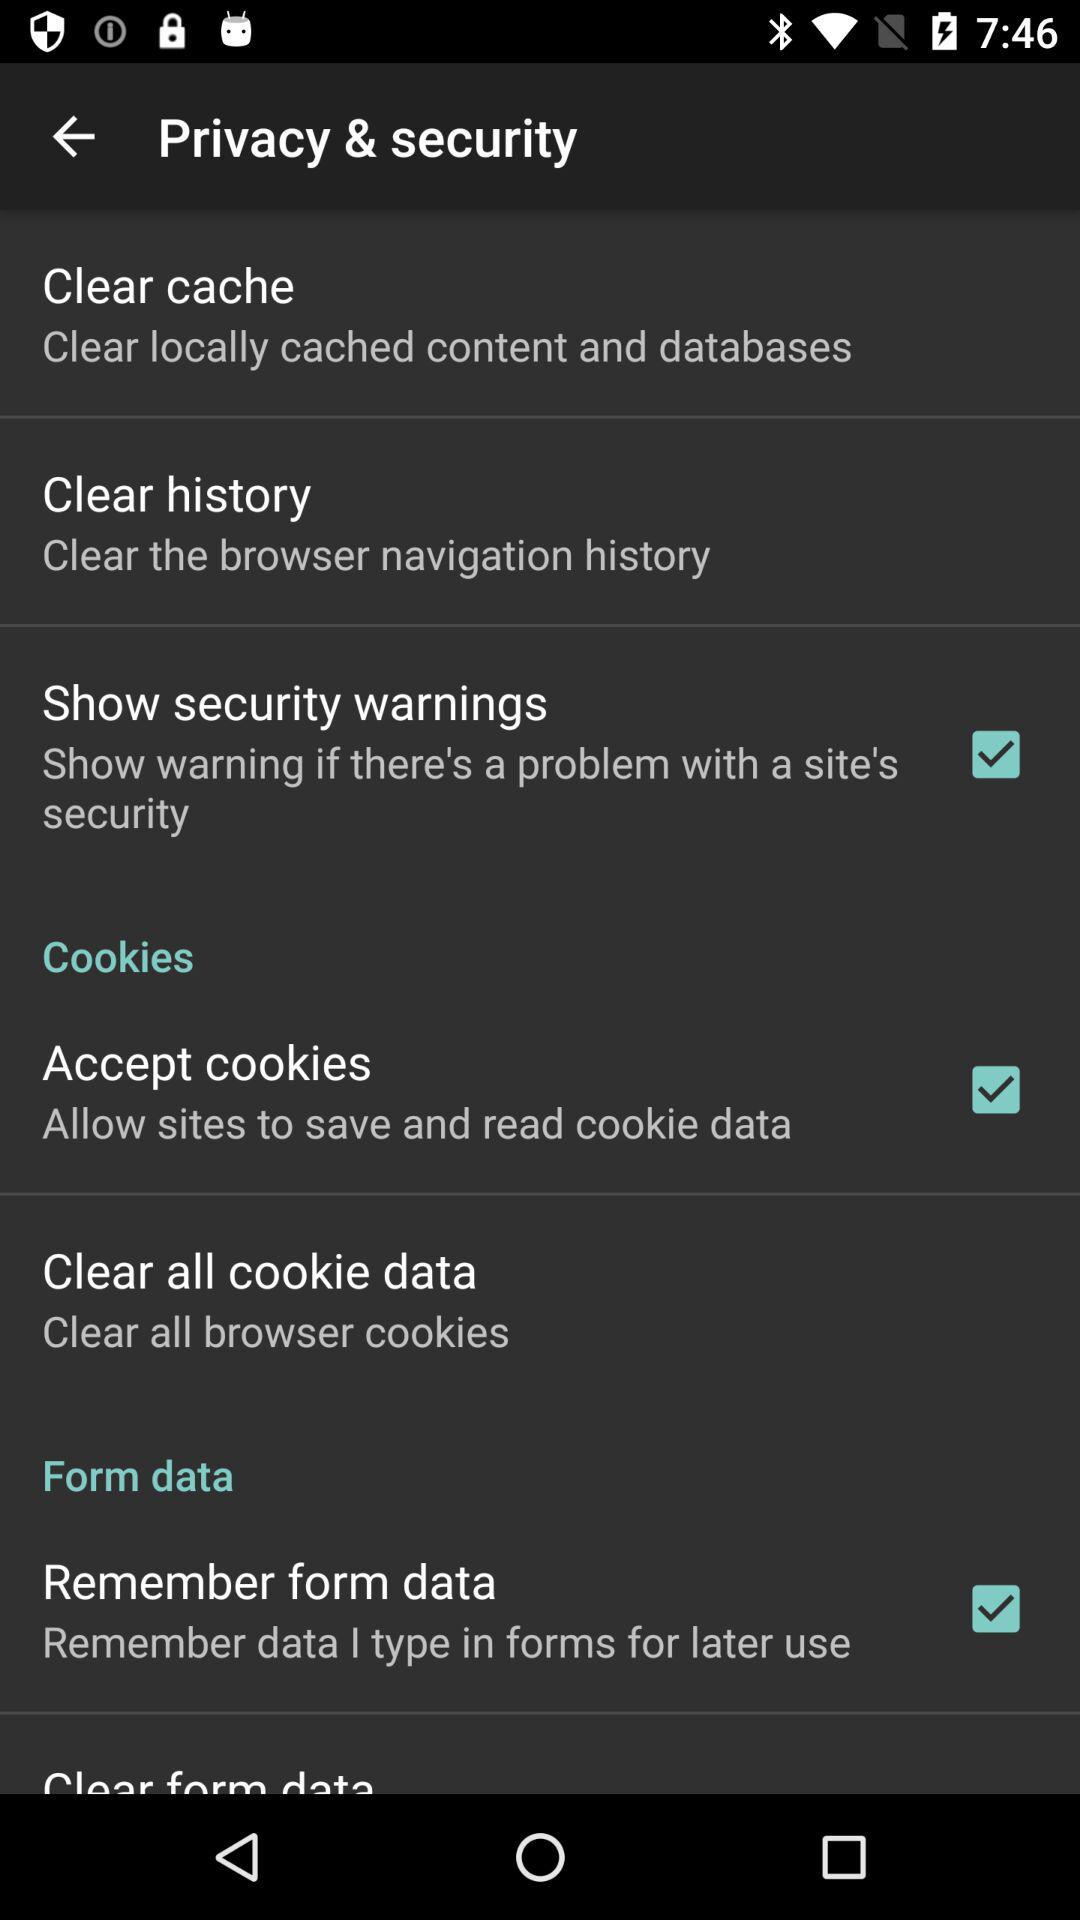 The width and height of the screenshot is (1080, 1920). Describe the element at coordinates (207, 1060) in the screenshot. I see `accept cookies icon` at that location.